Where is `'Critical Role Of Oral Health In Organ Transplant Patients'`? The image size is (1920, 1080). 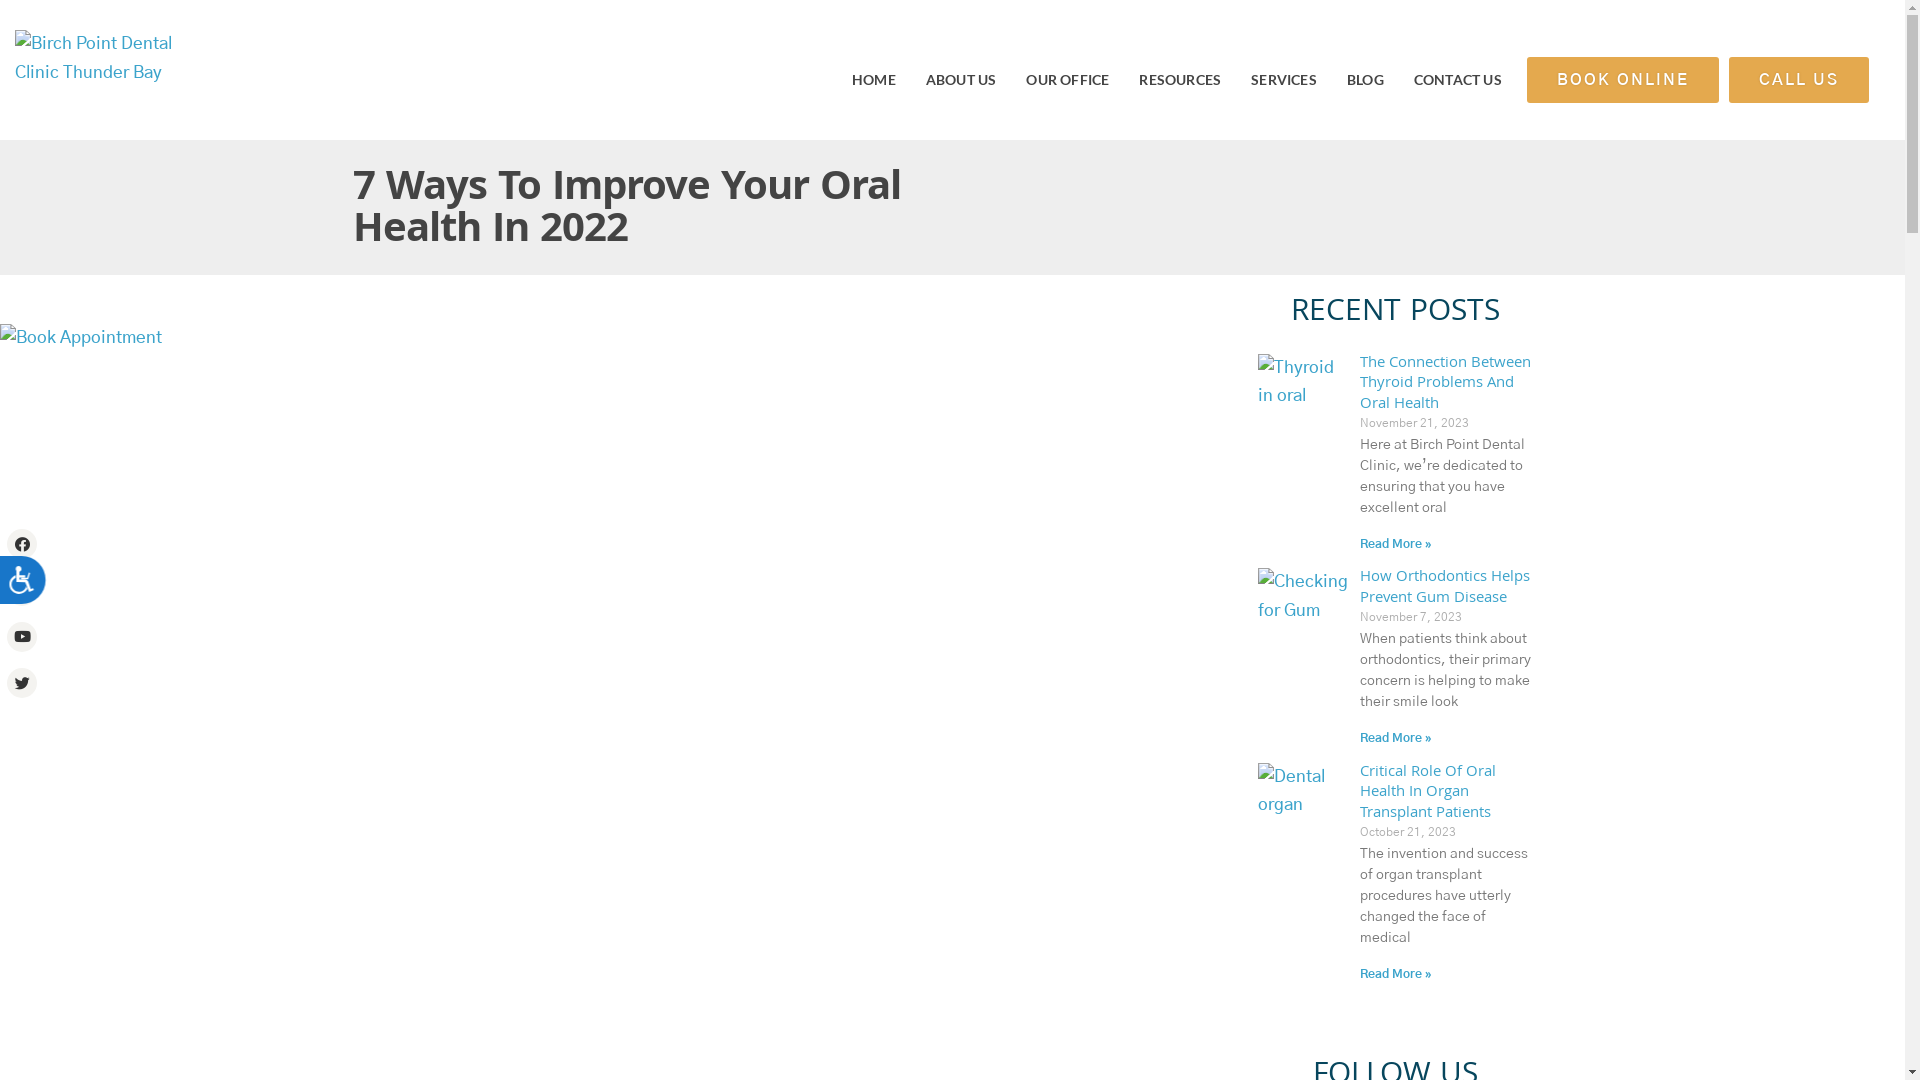
'Critical Role Of Oral Health In Organ Transplant Patients' is located at coordinates (1427, 793).